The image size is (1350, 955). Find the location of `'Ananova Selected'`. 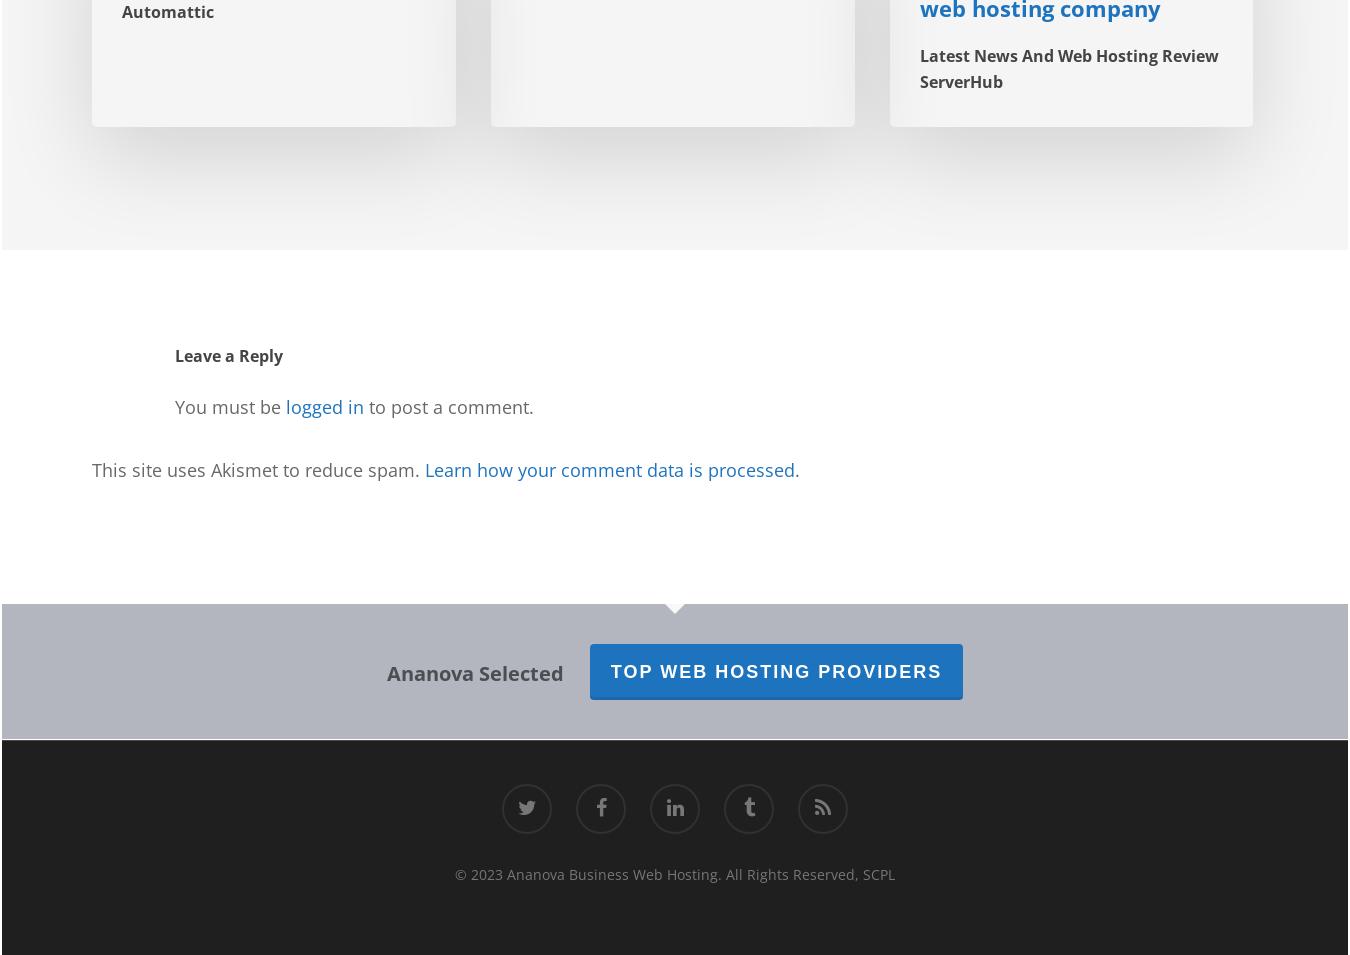

'Ananova Selected' is located at coordinates (473, 671).